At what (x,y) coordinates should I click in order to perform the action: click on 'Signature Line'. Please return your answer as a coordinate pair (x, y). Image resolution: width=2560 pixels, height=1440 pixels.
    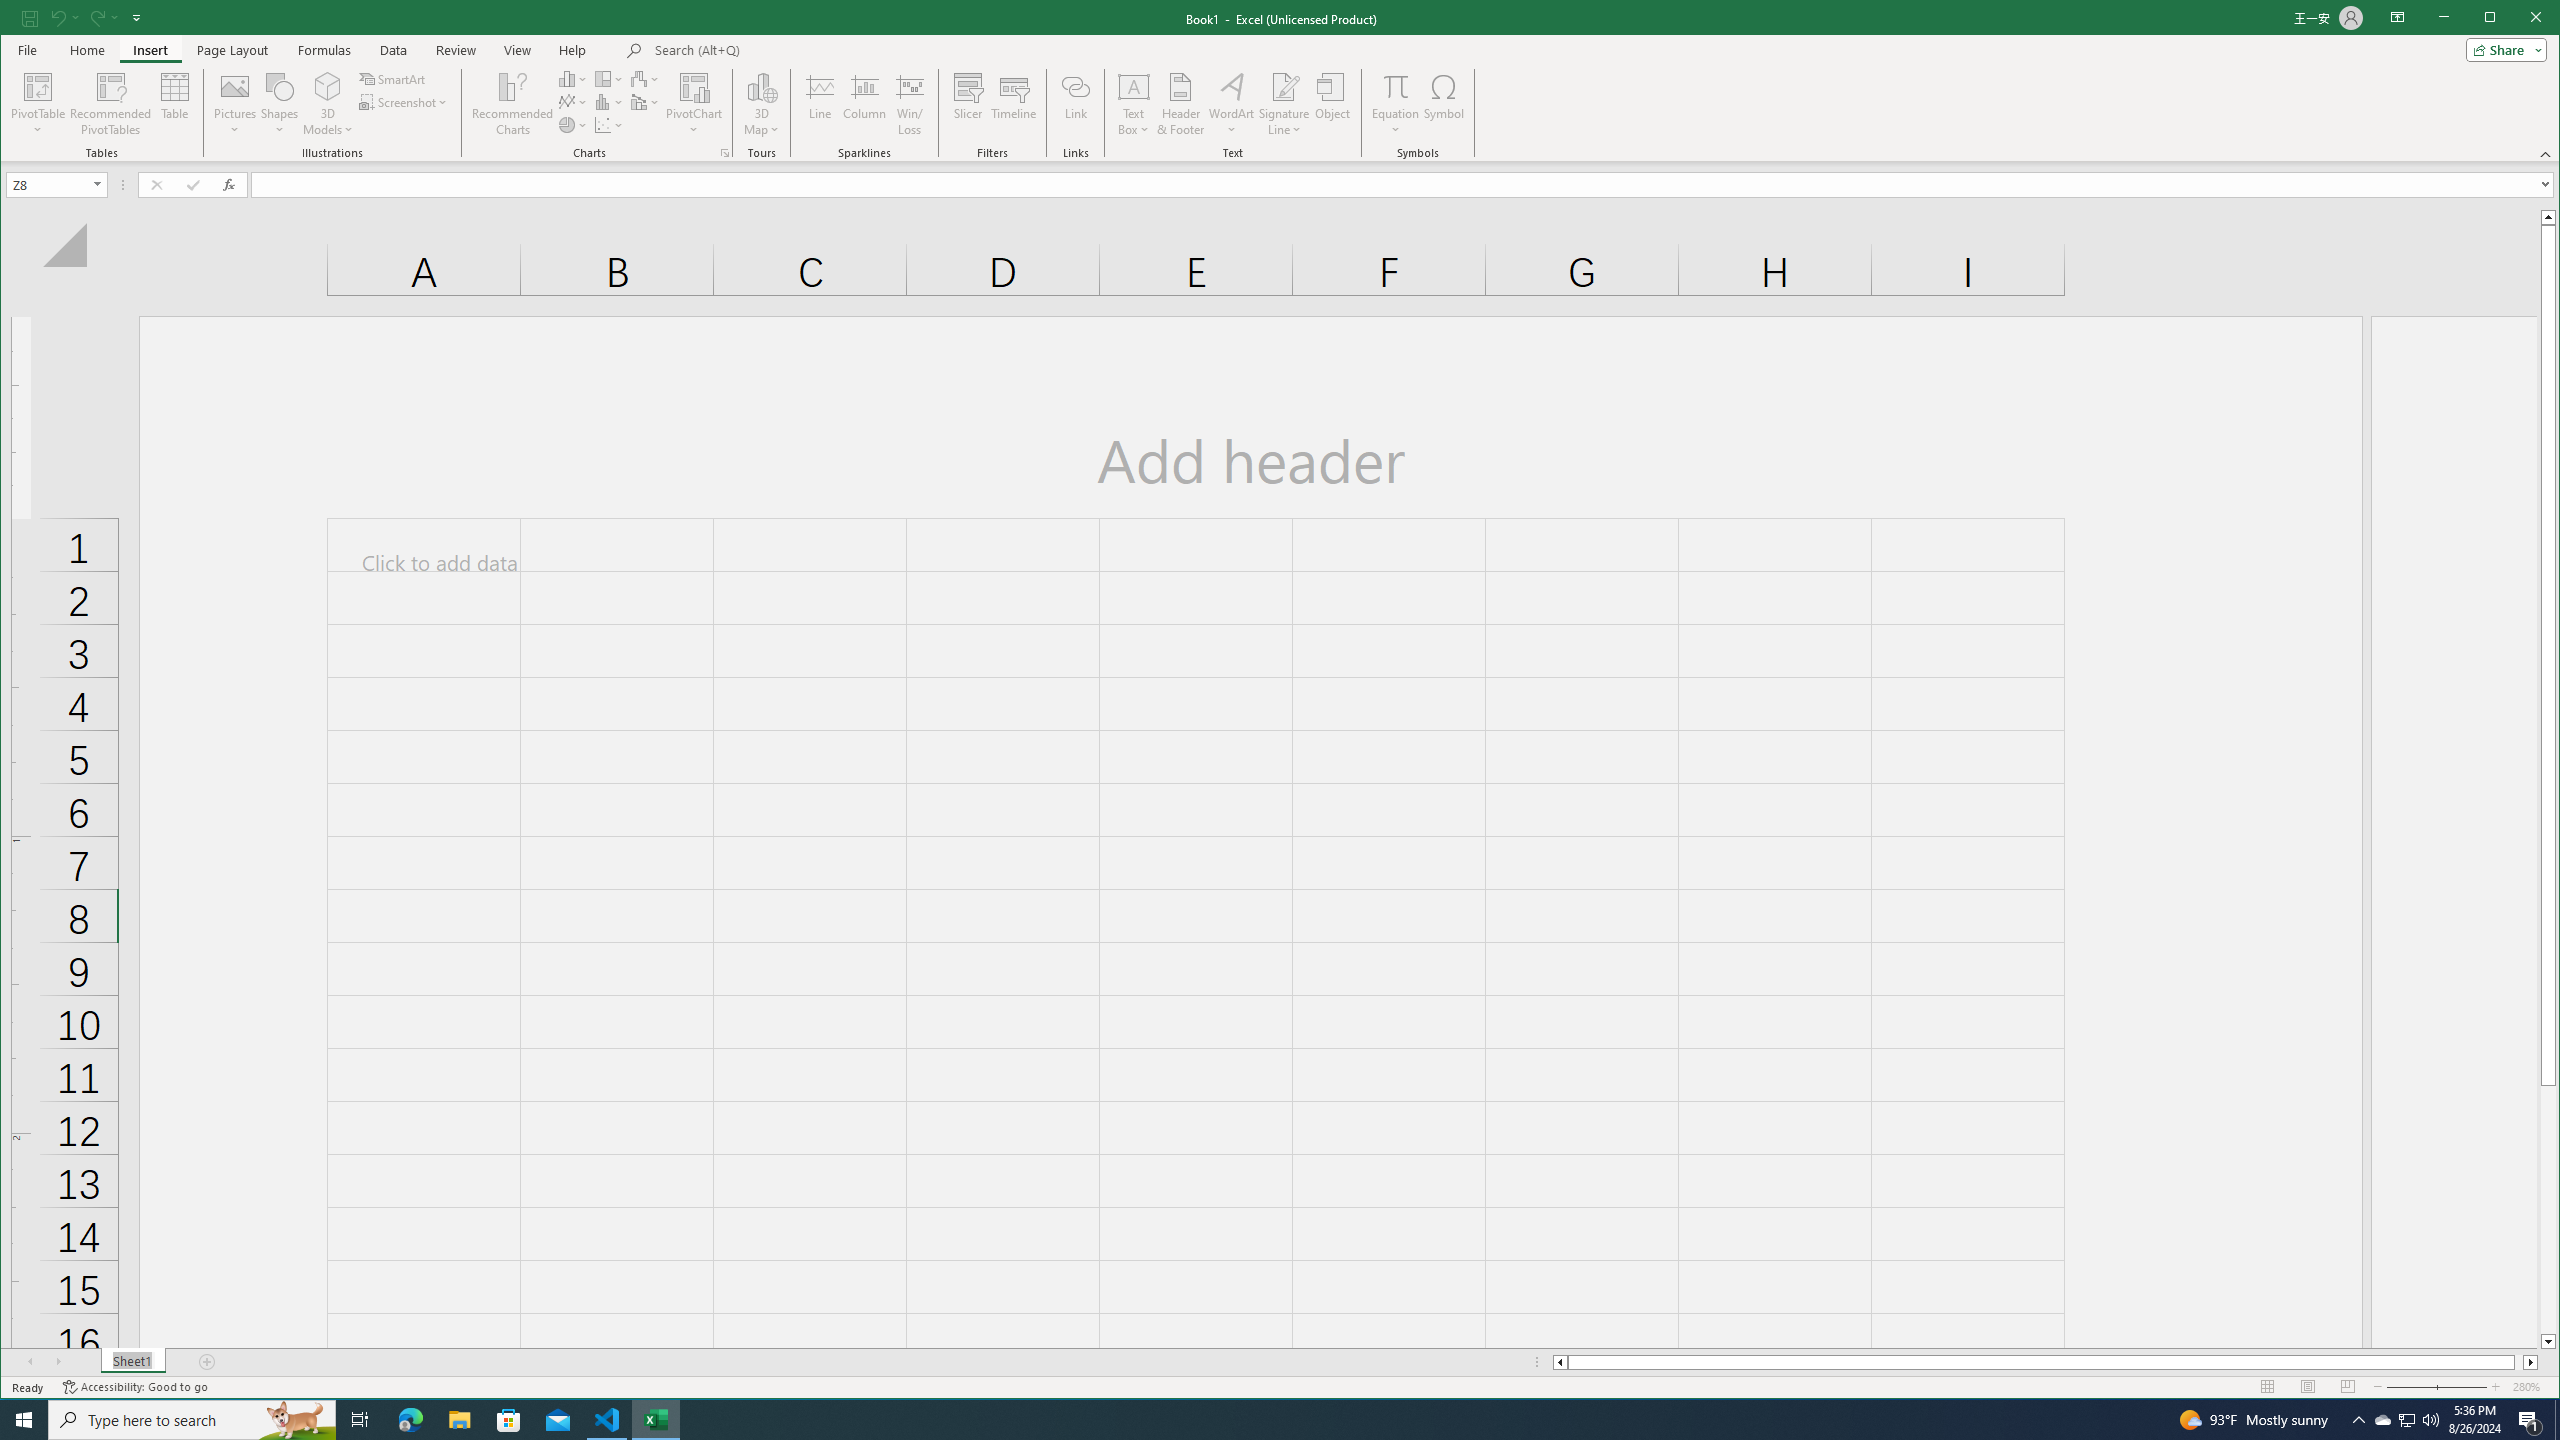
    Looking at the image, I should click on (1283, 103).